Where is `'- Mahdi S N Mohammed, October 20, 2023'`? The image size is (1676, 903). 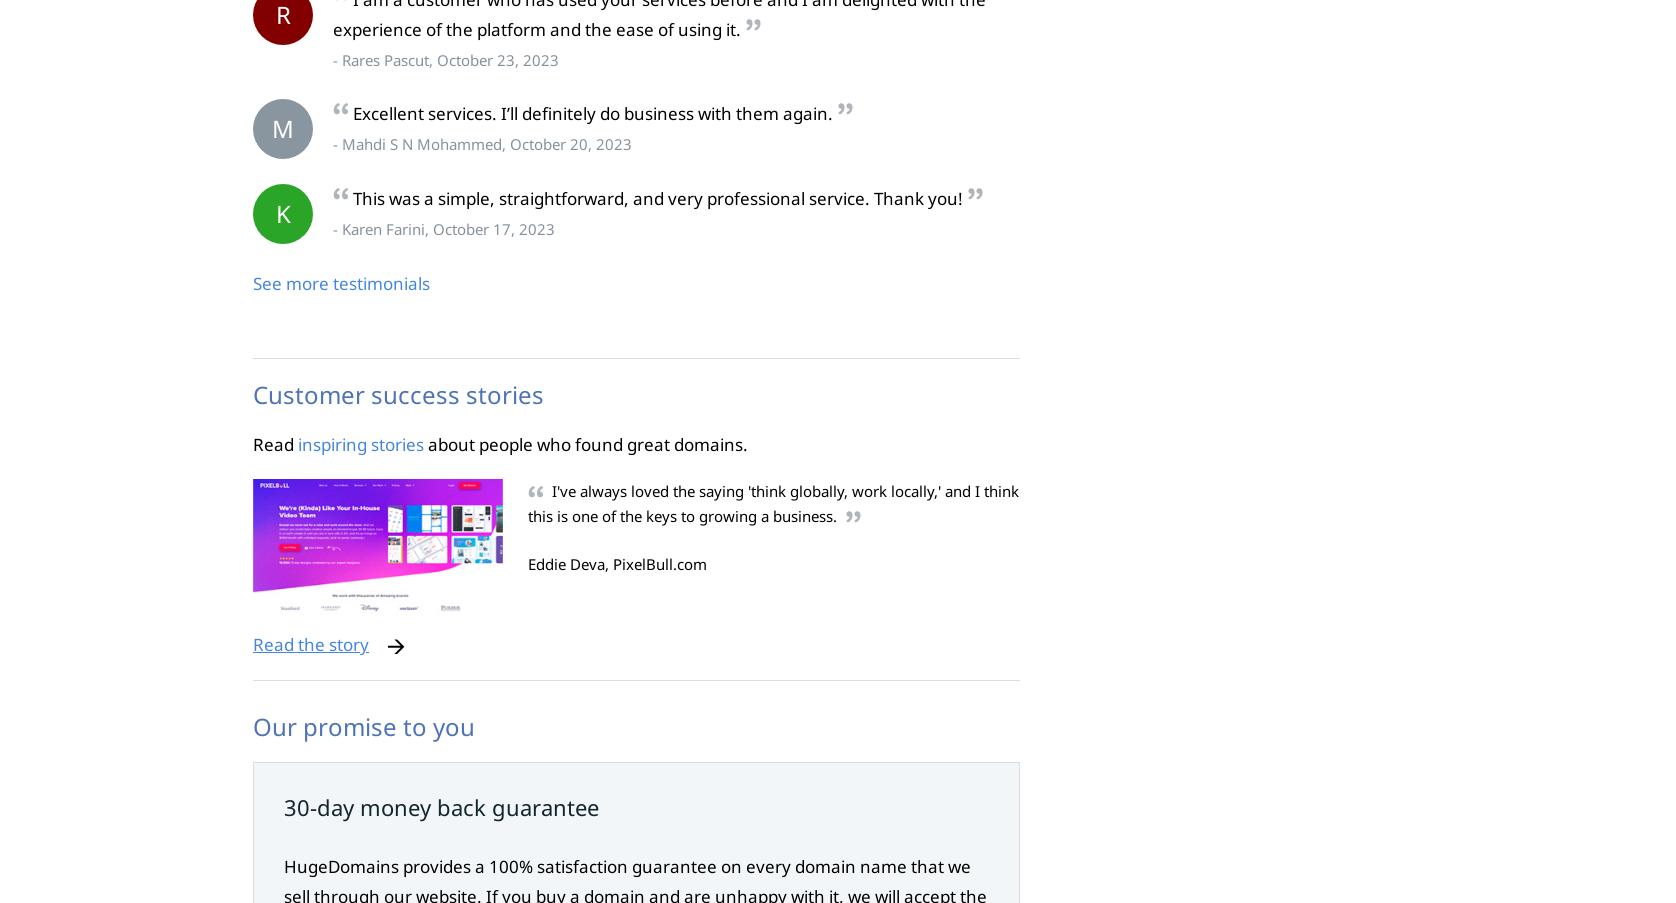 '- Mahdi S N Mohammed, October 20, 2023' is located at coordinates (332, 143).